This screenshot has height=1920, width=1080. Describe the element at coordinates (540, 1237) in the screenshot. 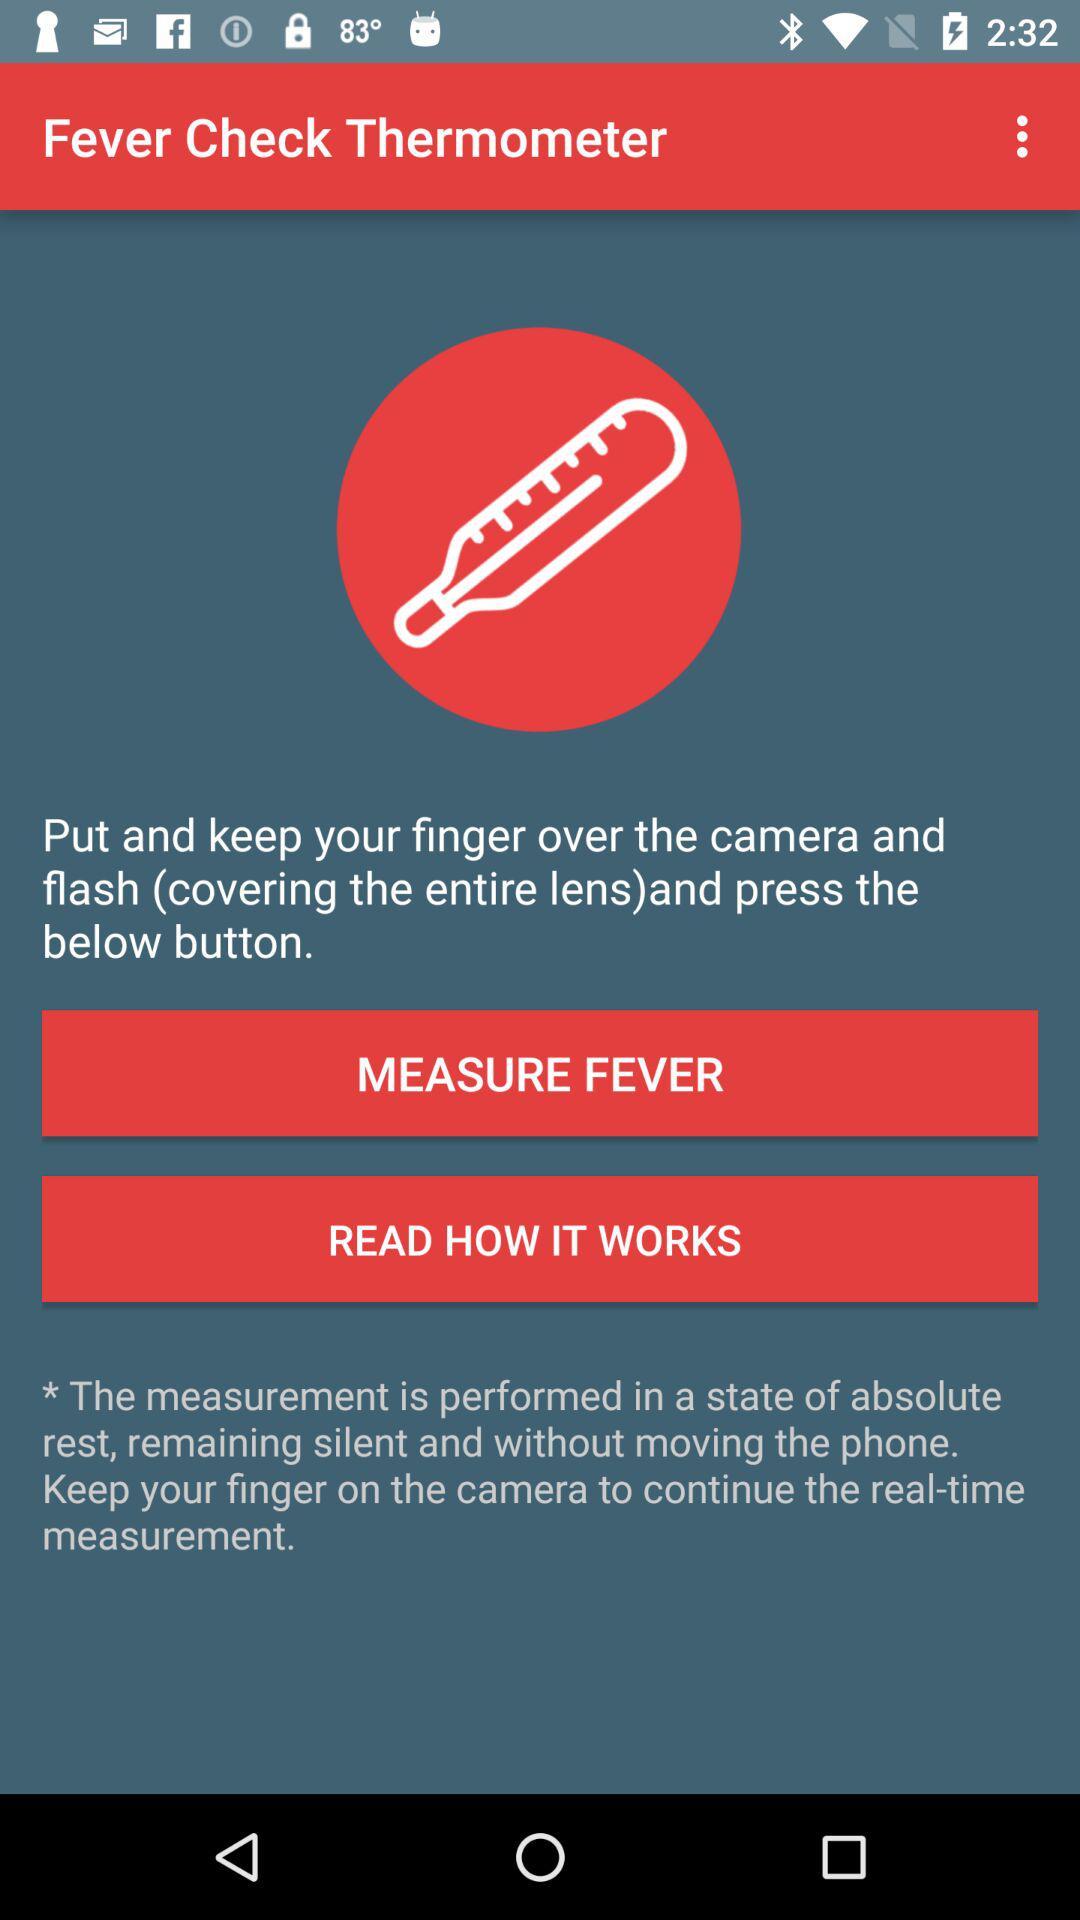

I see `app above the the measurement is icon` at that location.